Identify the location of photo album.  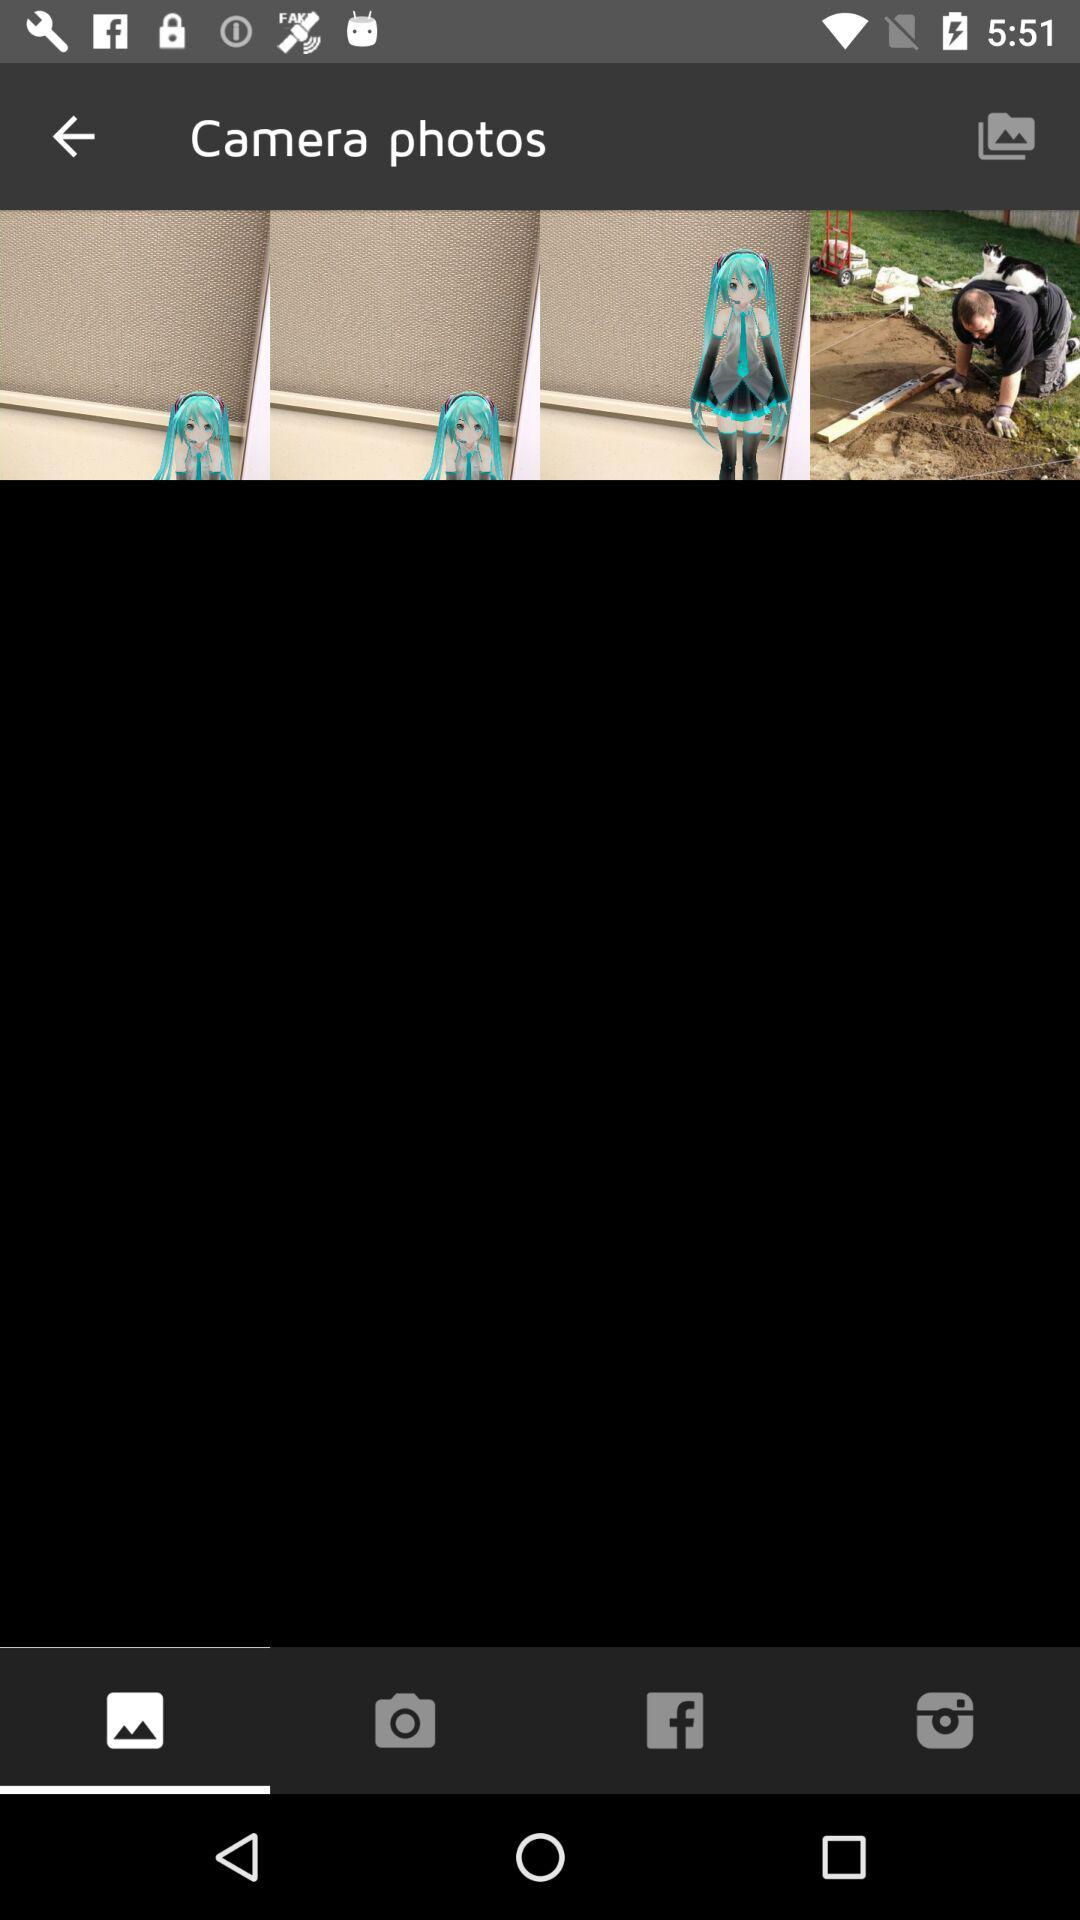
(135, 1719).